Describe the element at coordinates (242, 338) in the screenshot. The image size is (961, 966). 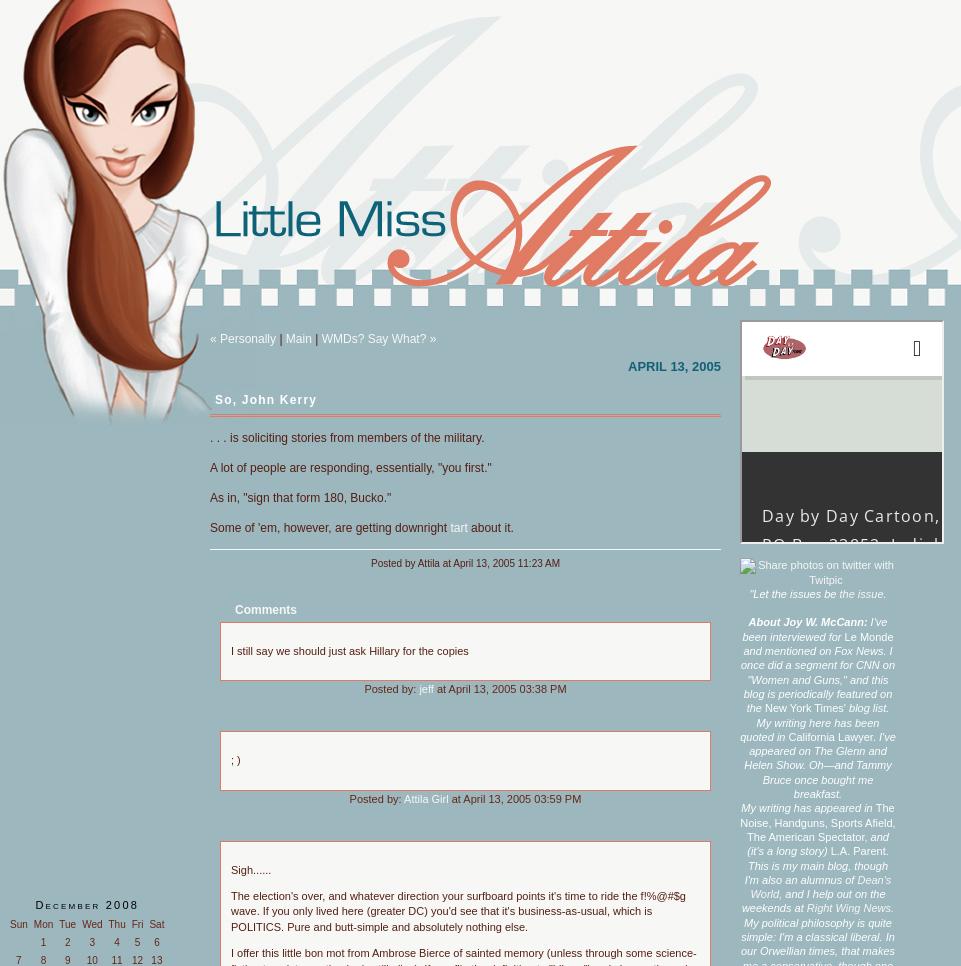
I see `'« Personally'` at that location.